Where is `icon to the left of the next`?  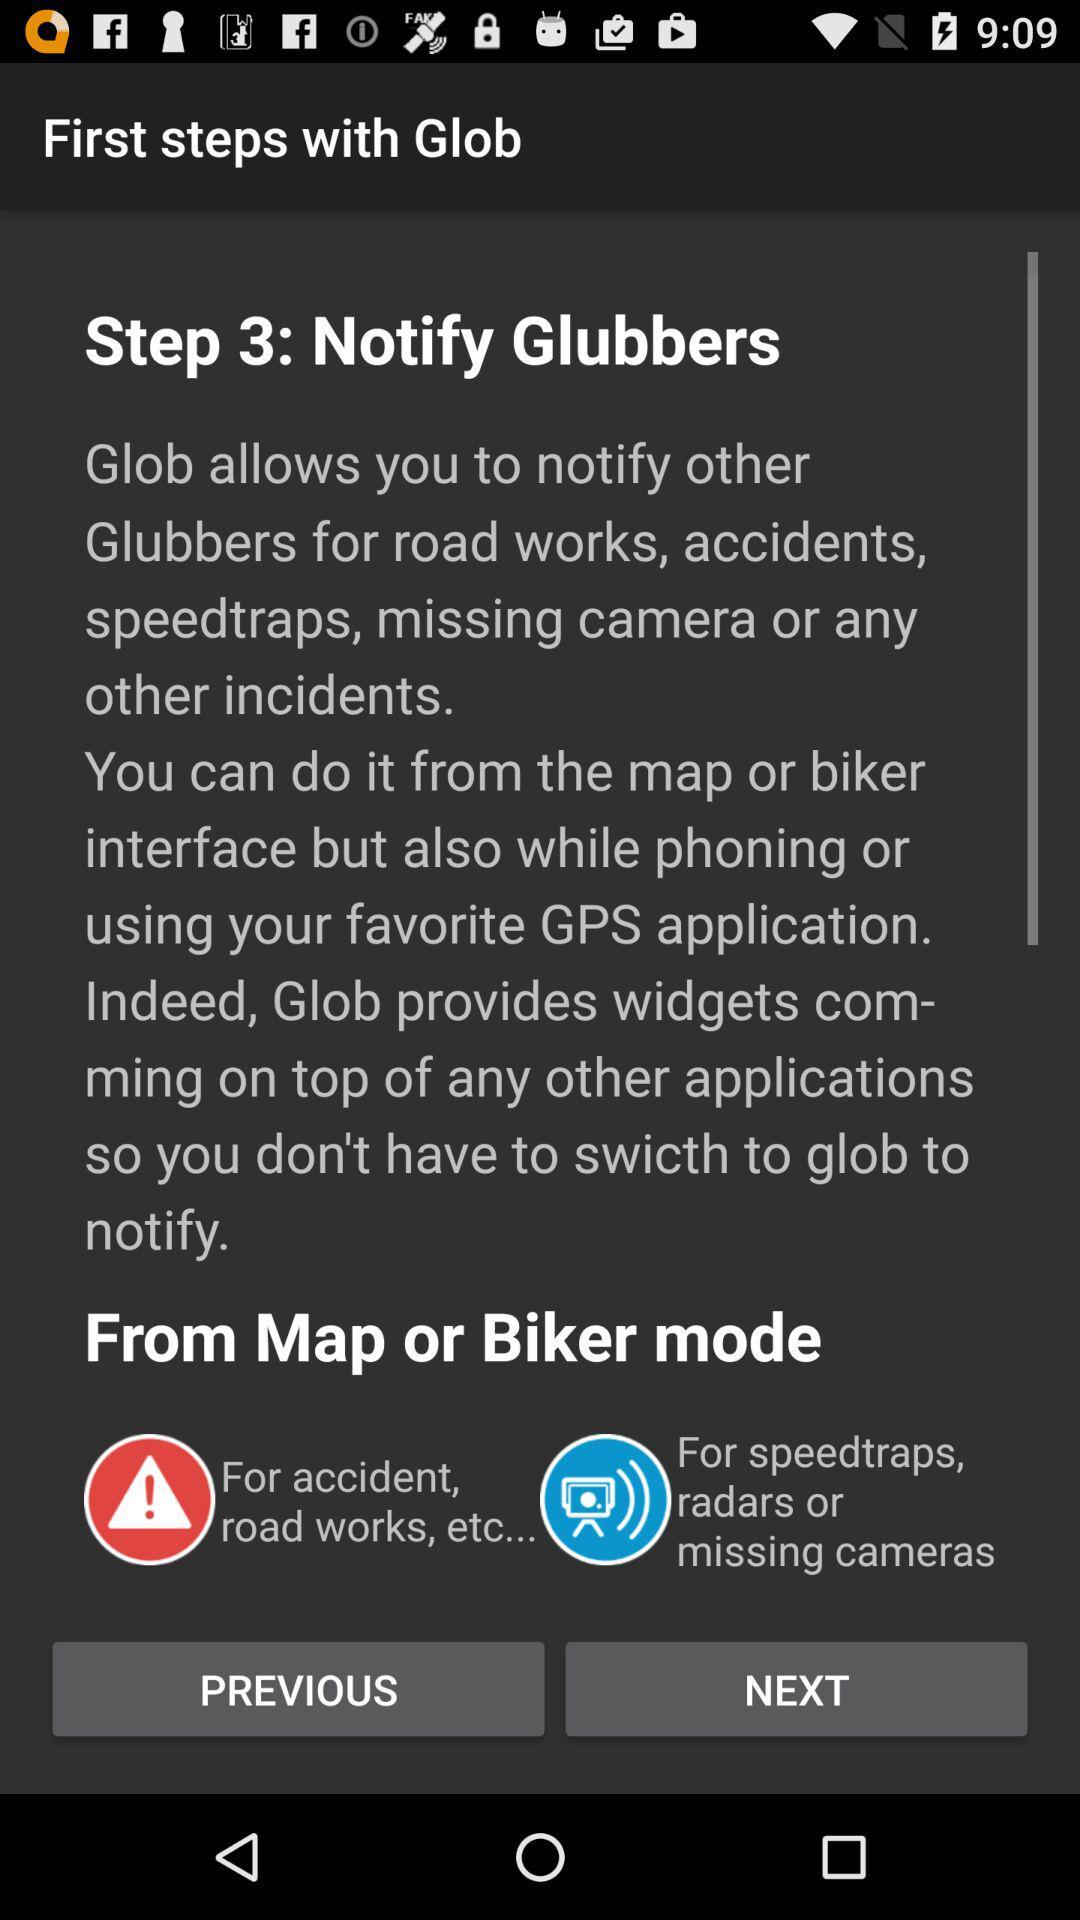
icon to the left of the next is located at coordinates (298, 1688).